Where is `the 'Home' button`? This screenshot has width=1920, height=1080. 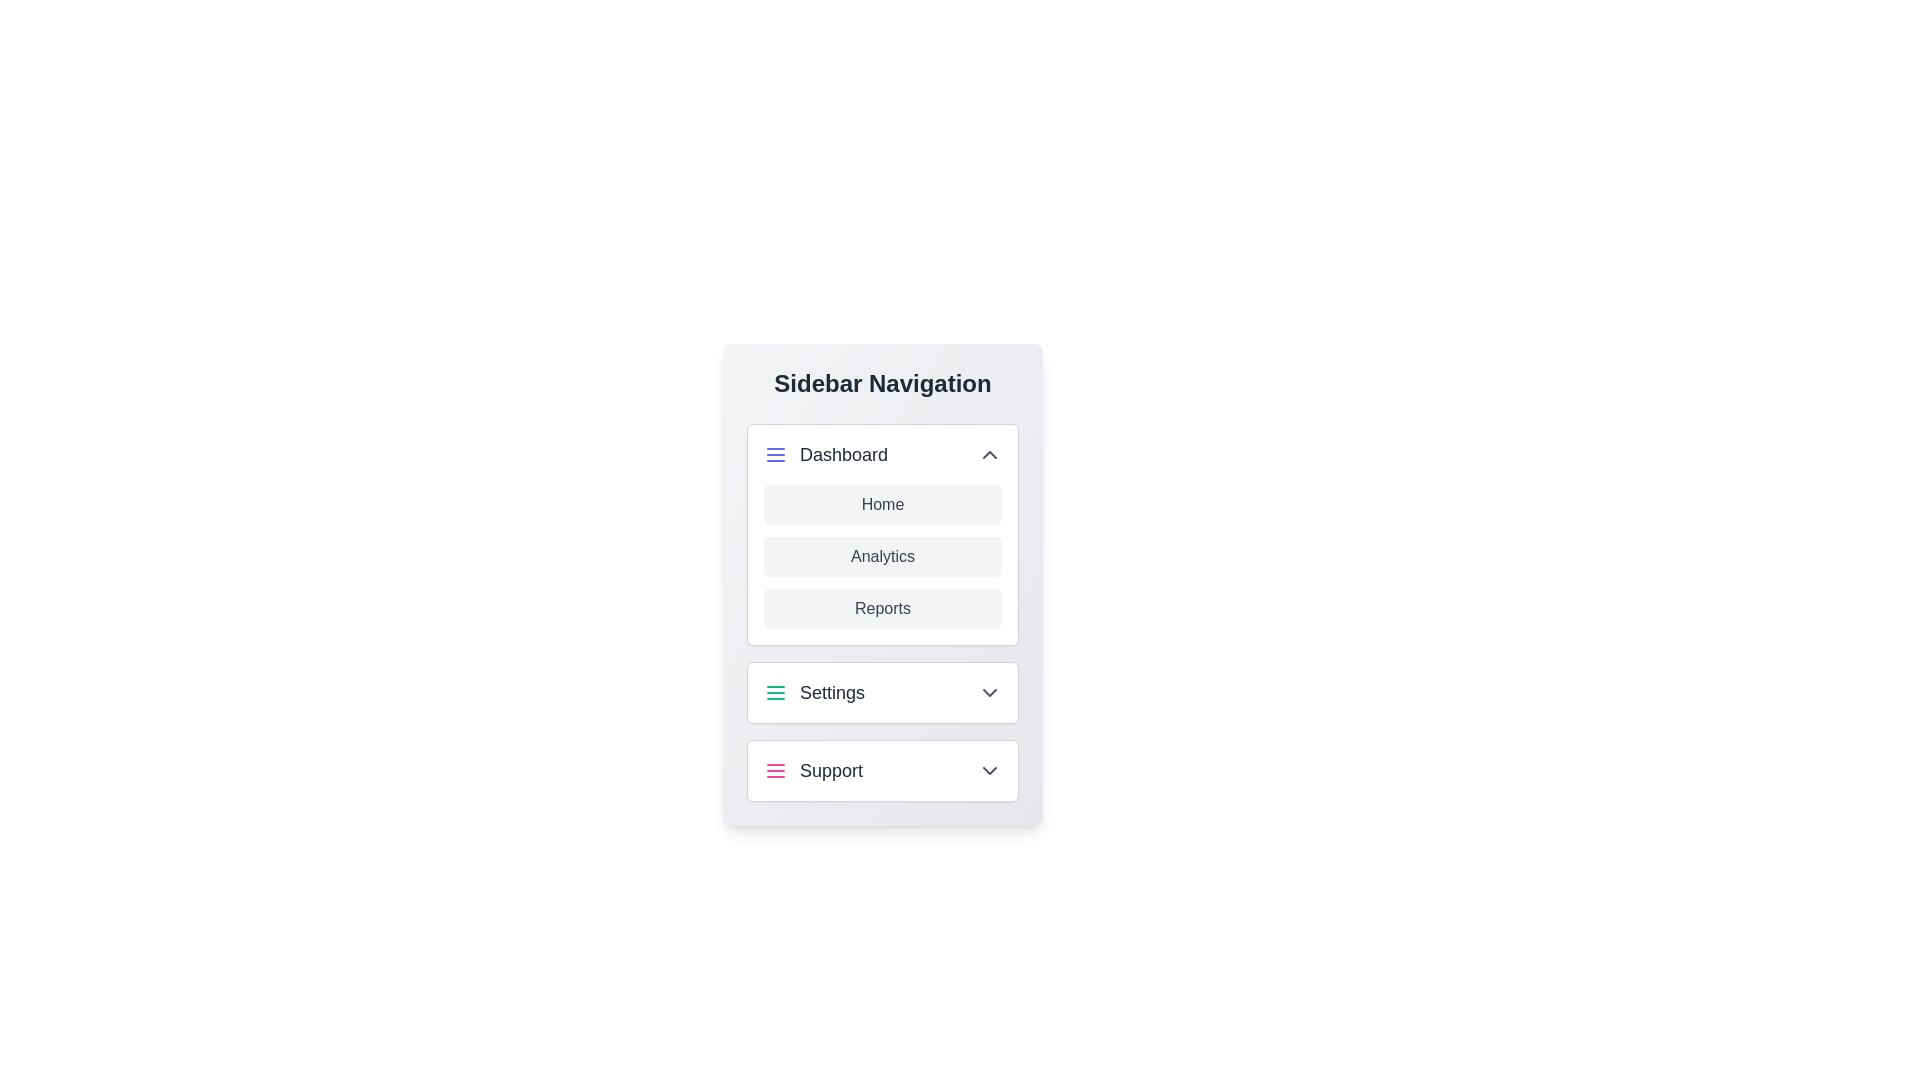 the 'Home' button is located at coordinates (882, 504).